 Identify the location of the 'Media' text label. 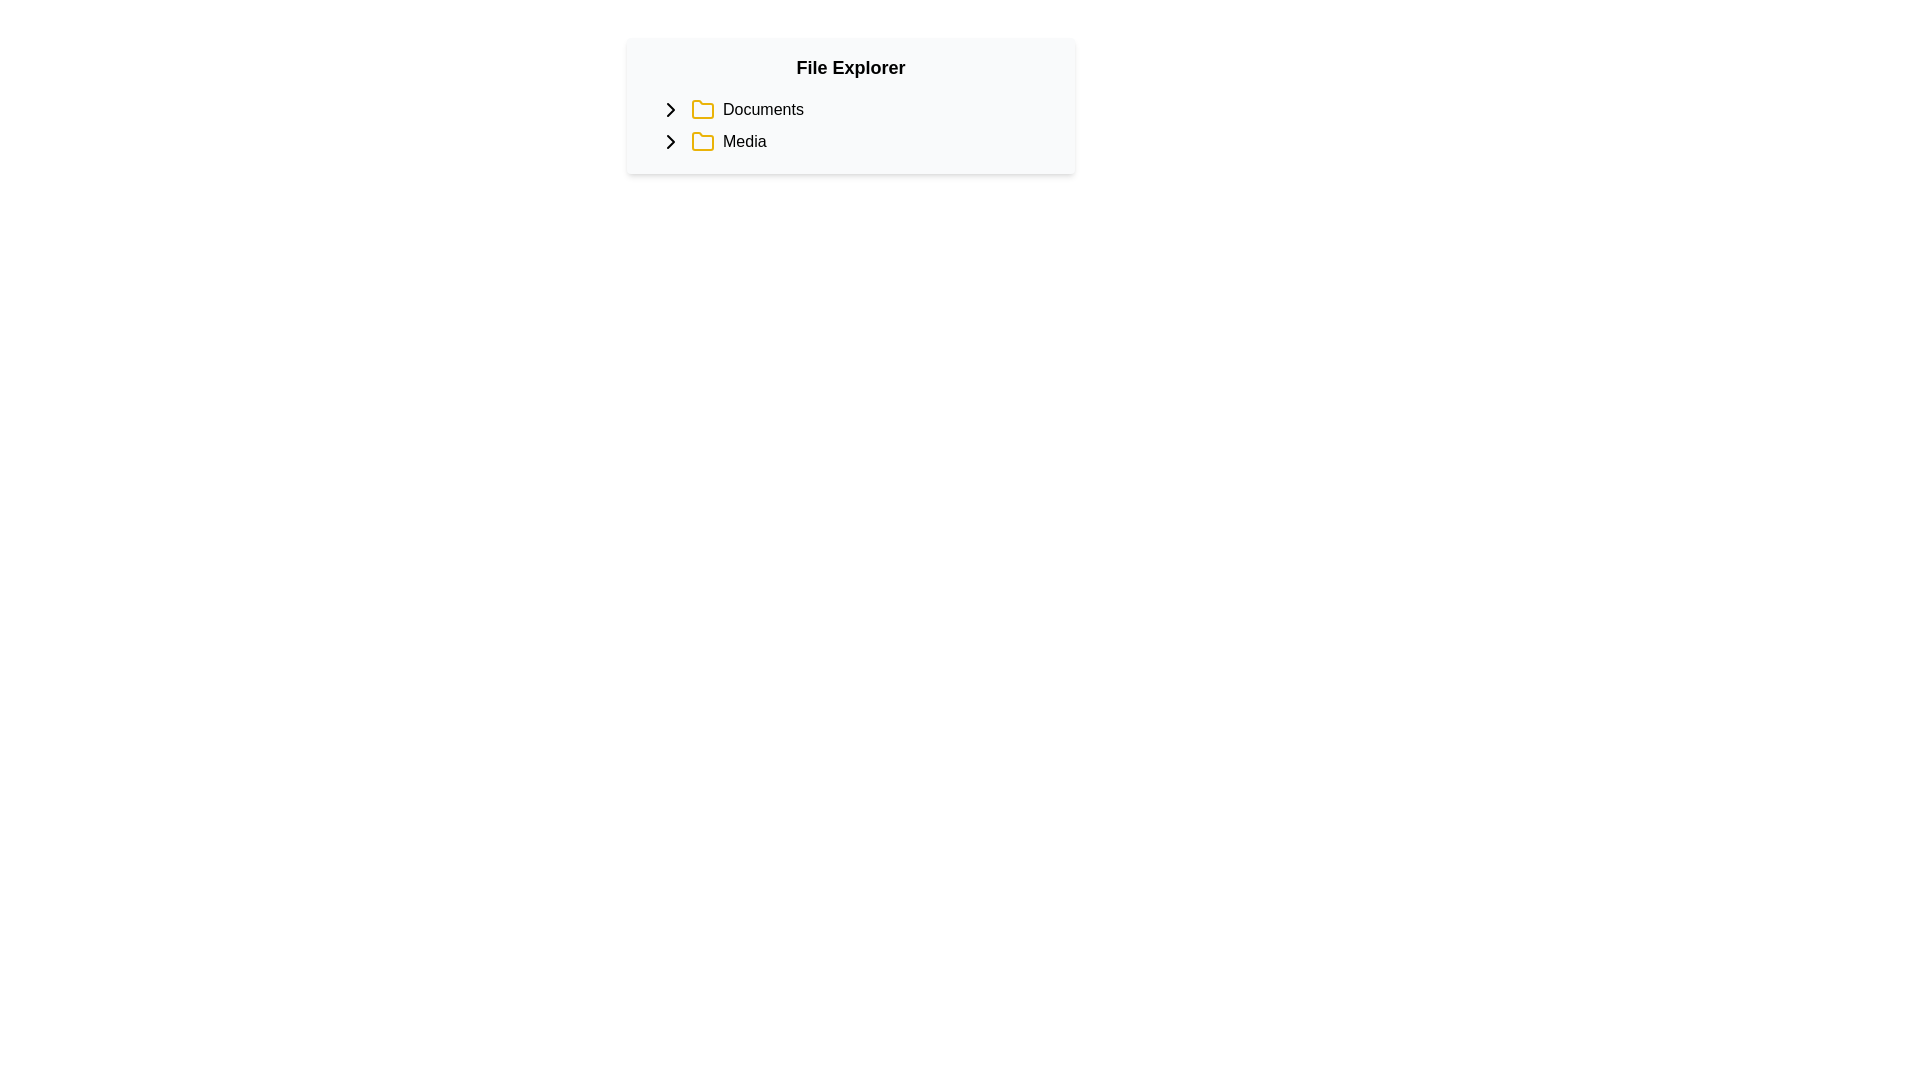
(743, 141).